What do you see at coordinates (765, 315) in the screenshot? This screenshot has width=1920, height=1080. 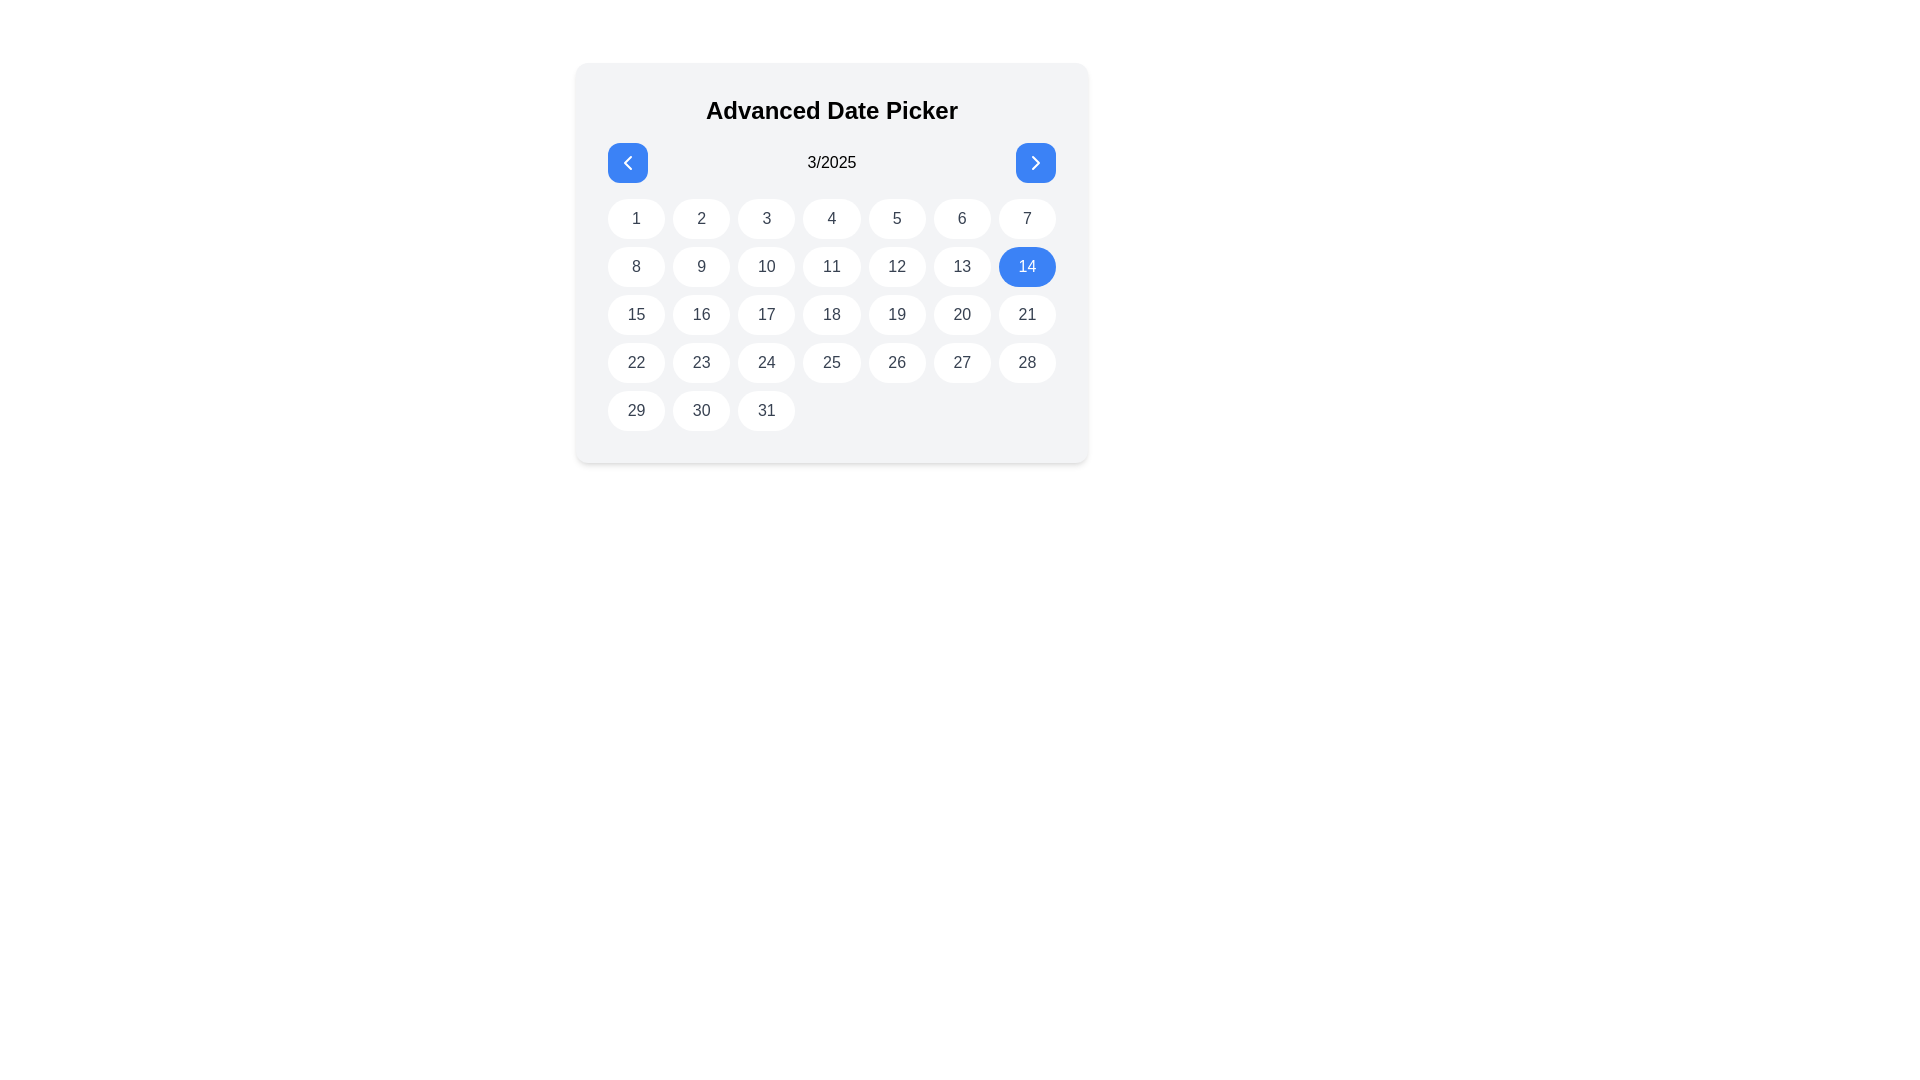 I see `the selectable date button representing the 17th day of the month in the date picker interface` at bounding box center [765, 315].